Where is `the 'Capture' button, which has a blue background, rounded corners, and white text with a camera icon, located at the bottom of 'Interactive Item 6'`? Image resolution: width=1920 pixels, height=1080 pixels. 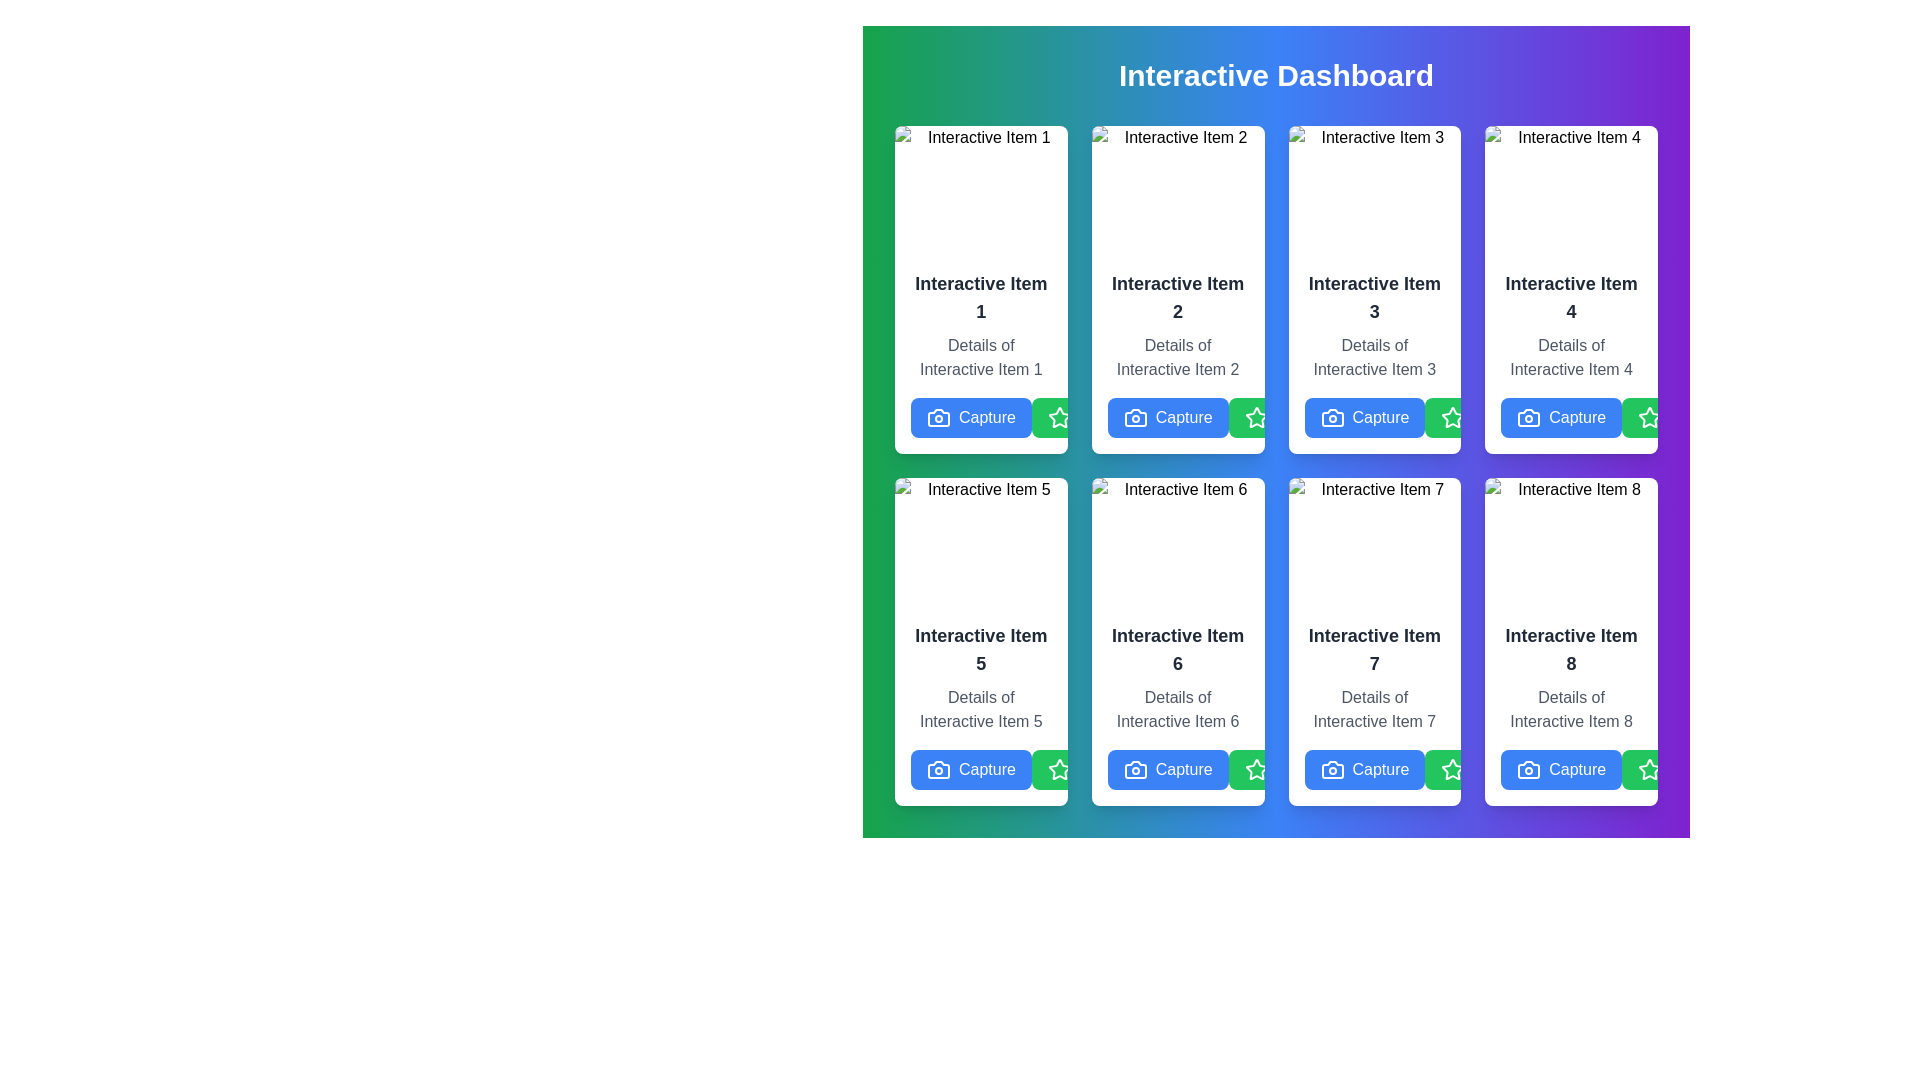
the 'Capture' button, which has a blue background, rounded corners, and white text with a camera icon, located at the bottom of 'Interactive Item 6' is located at coordinates (1168, 416).